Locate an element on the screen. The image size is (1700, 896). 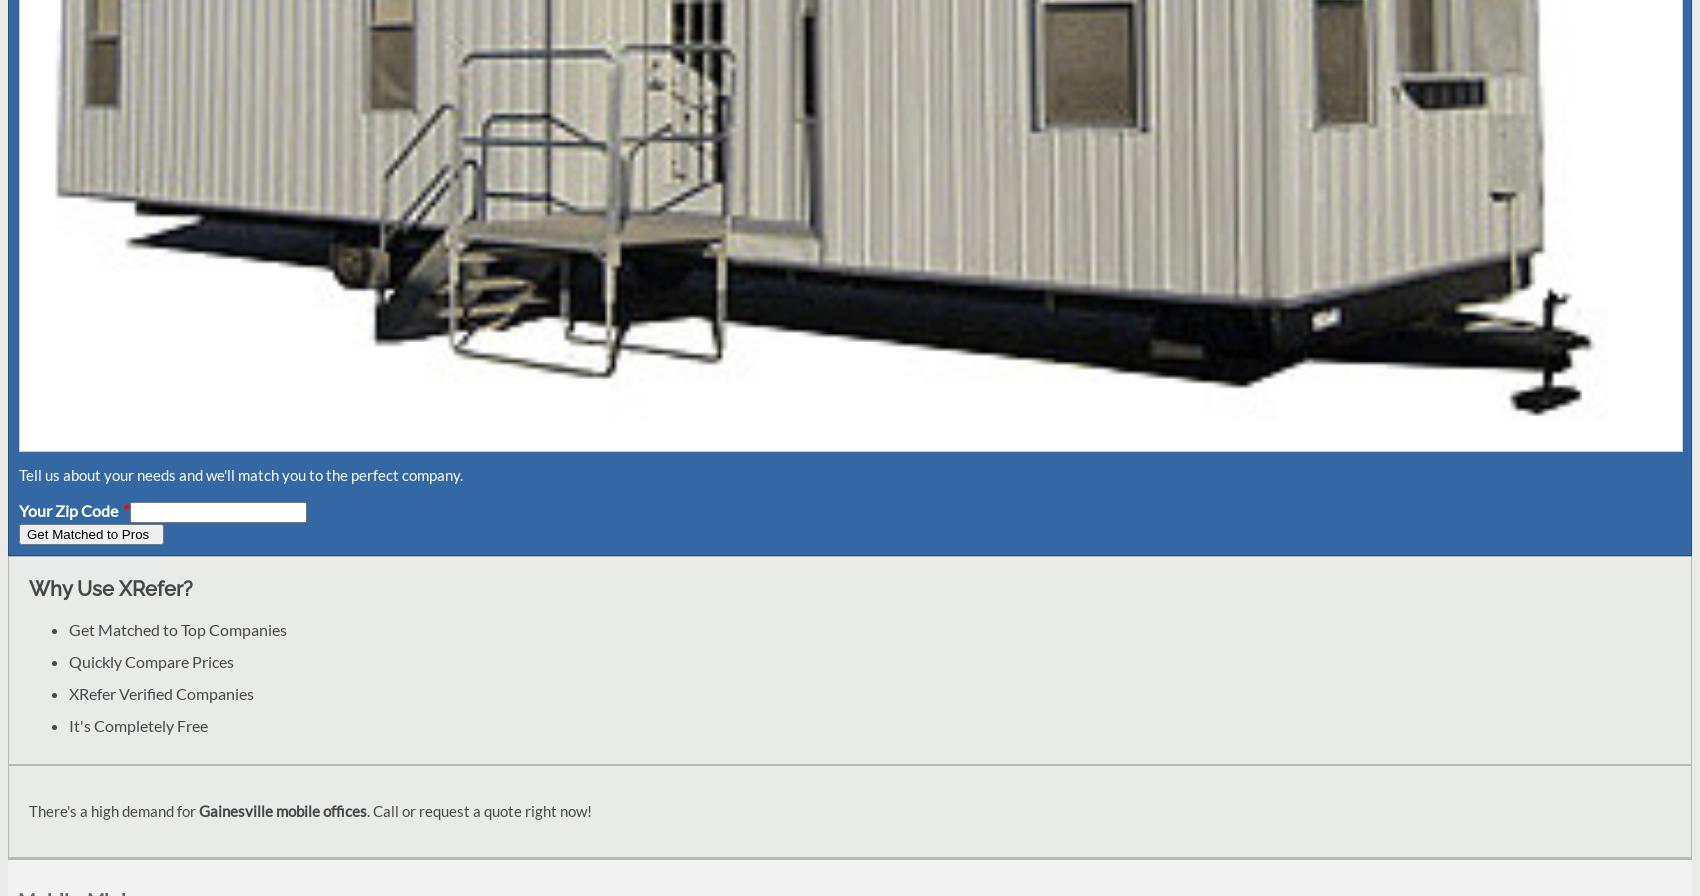
'There's a high demand for' is located at coordinates (29, 809).